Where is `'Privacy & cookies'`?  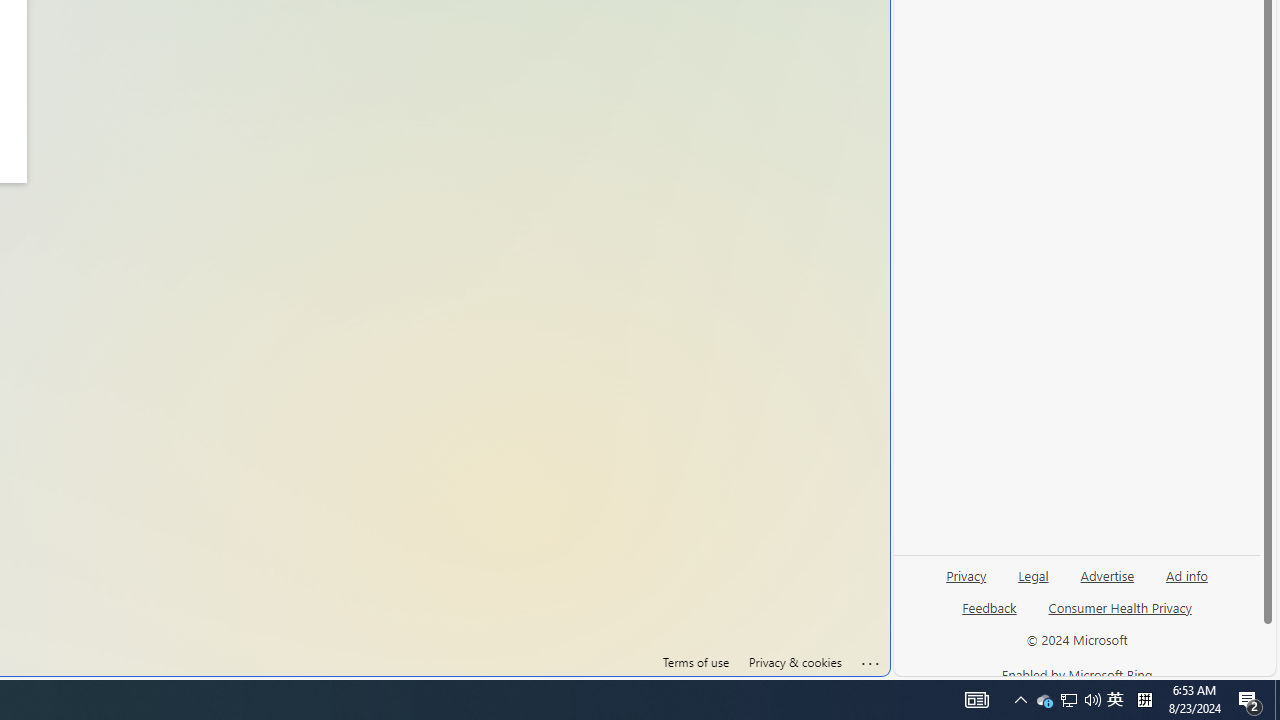 'Privacy & cookies' is located at coordinates (793, 662).